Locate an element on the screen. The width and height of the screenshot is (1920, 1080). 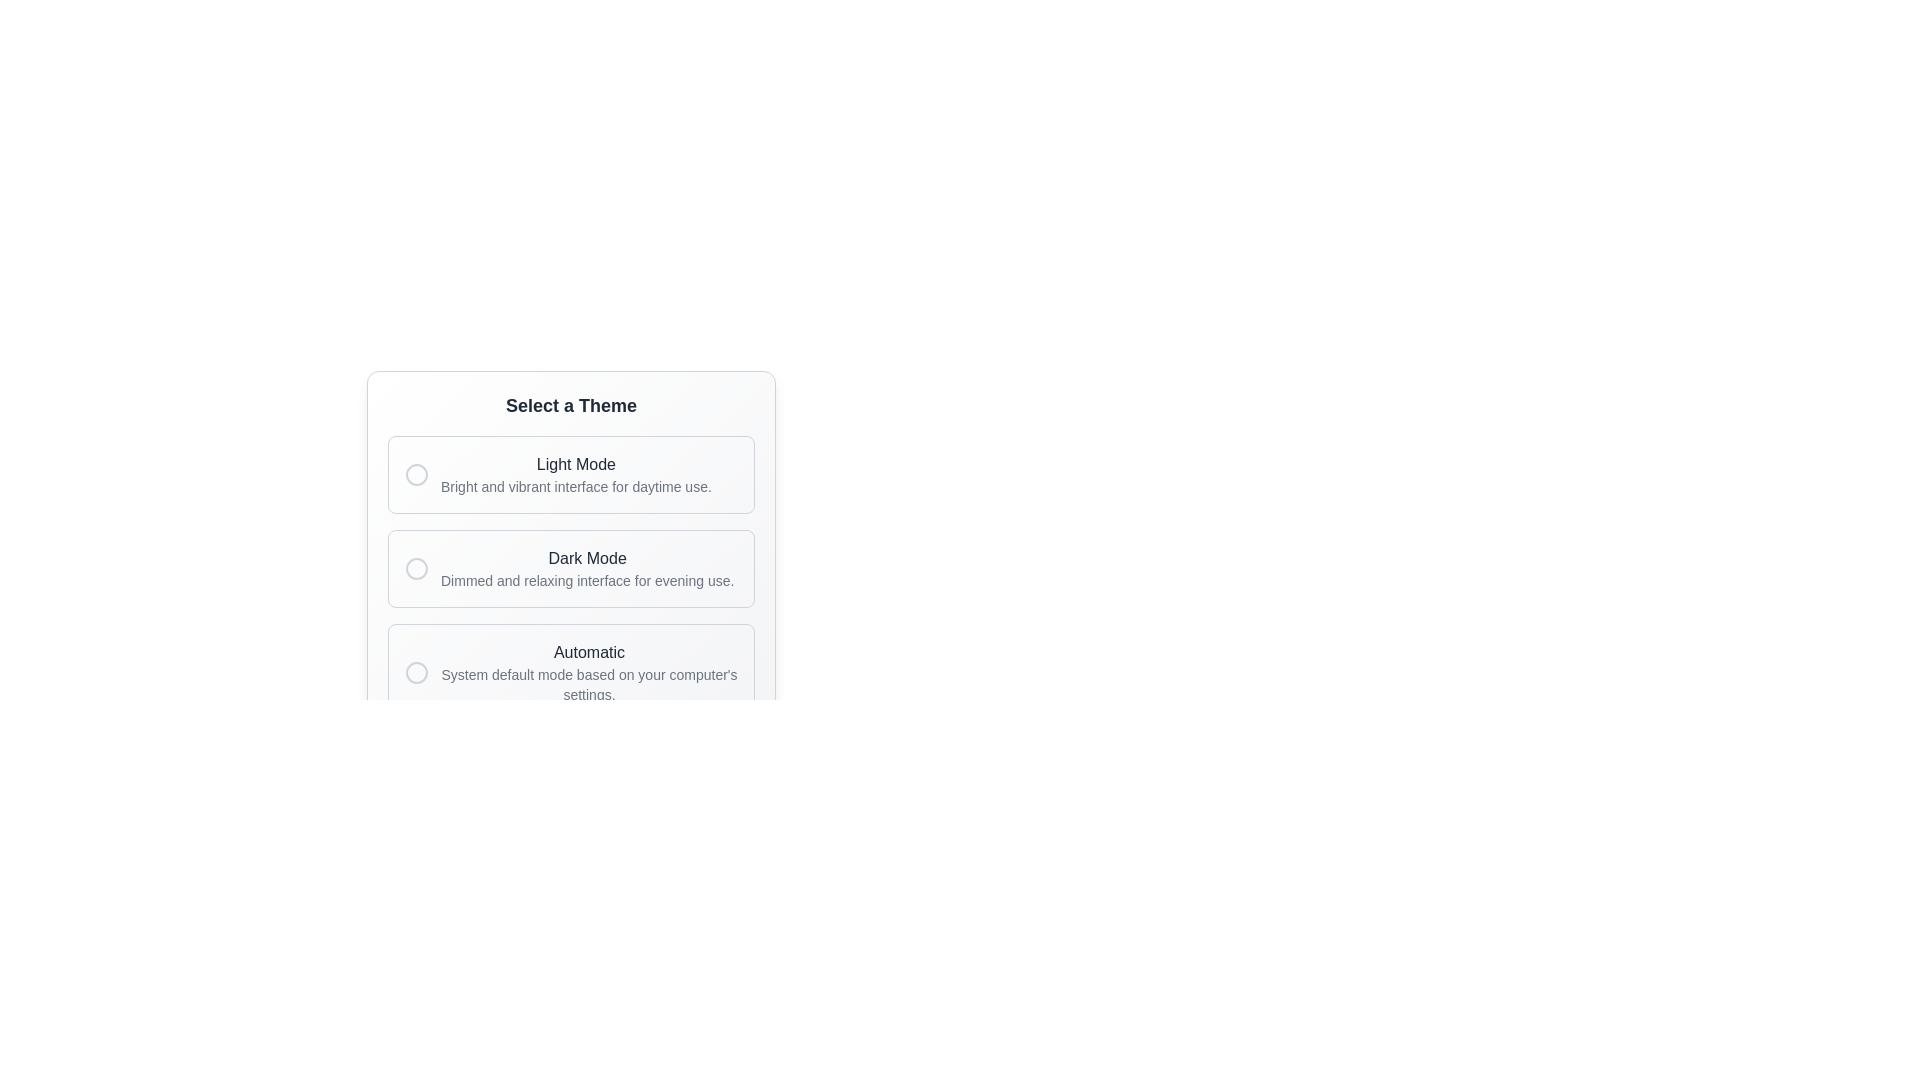
the text label that reads 'Dimmed and relaxing interface for evening use.', located directly below the heading 'Dark Mode' in the themed layout is located at coordinates (586, 581).